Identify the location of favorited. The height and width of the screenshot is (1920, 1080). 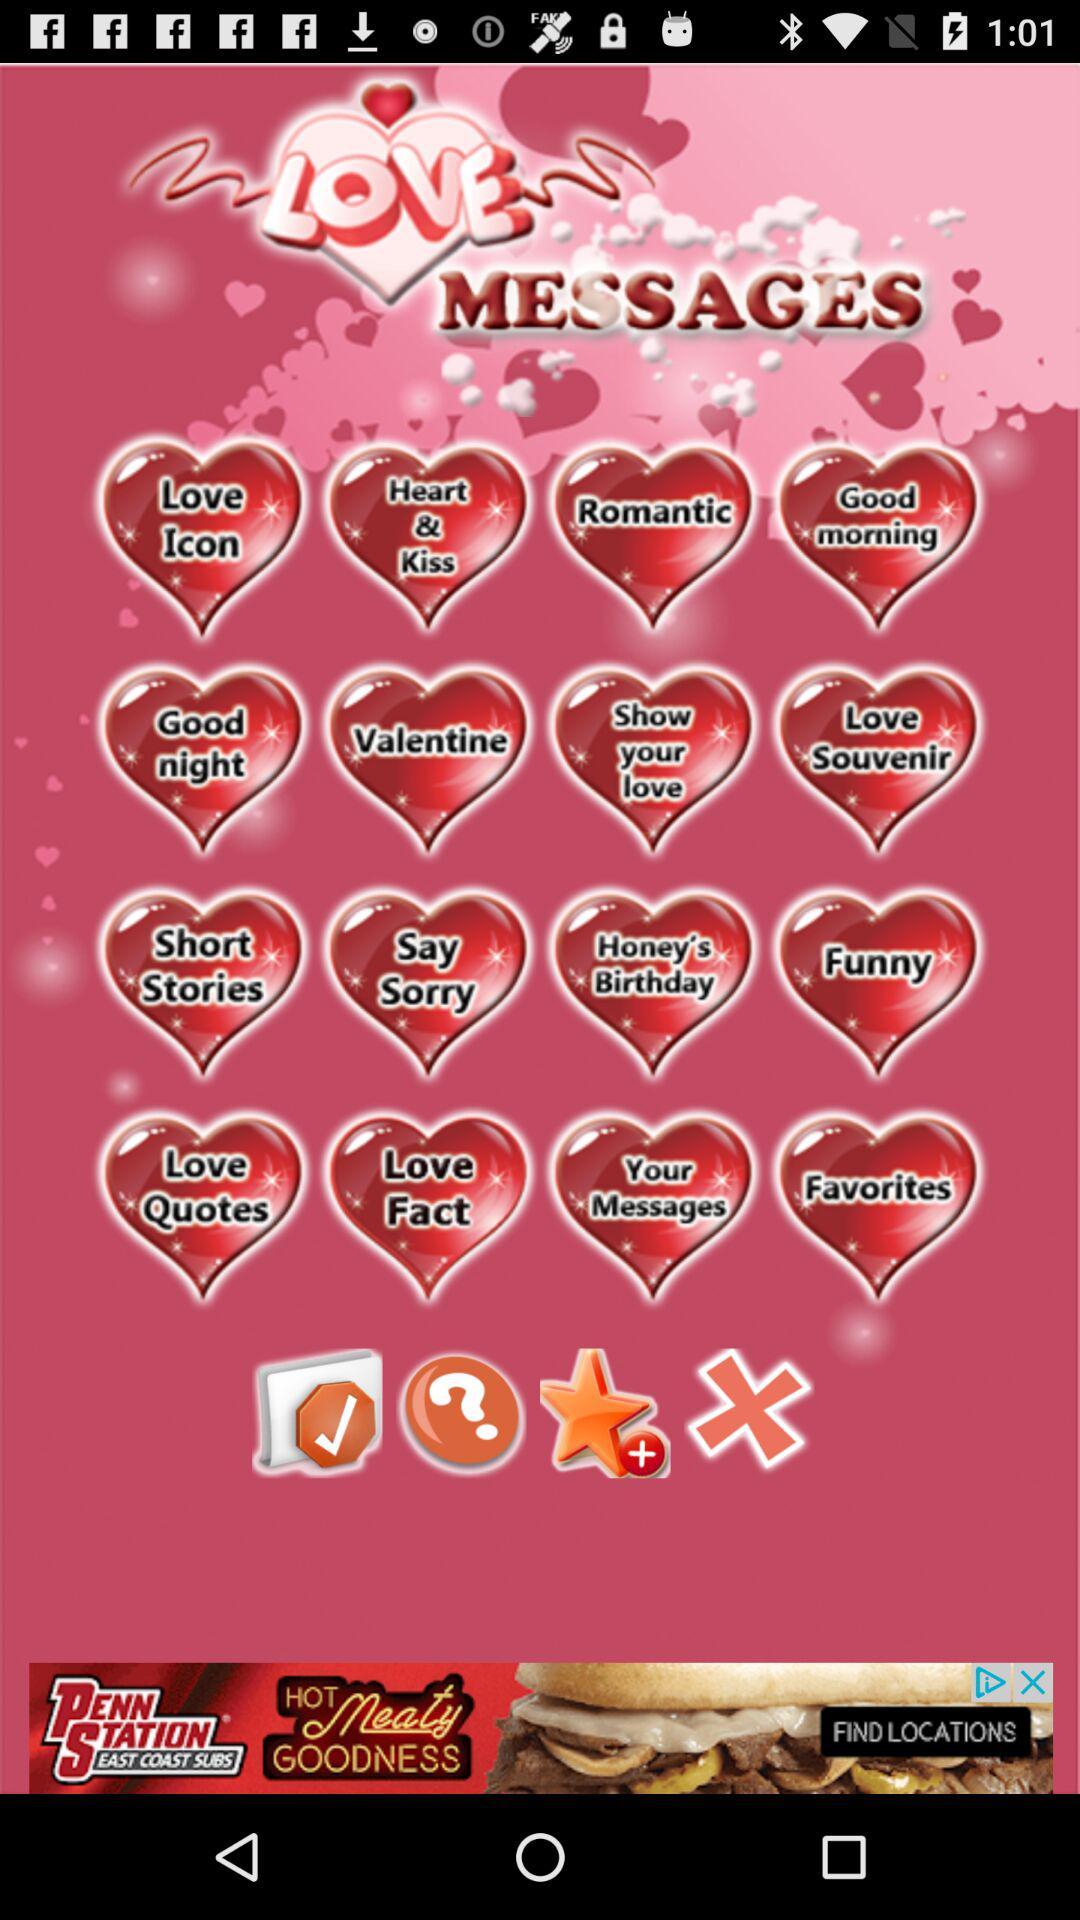
(202, 1208).